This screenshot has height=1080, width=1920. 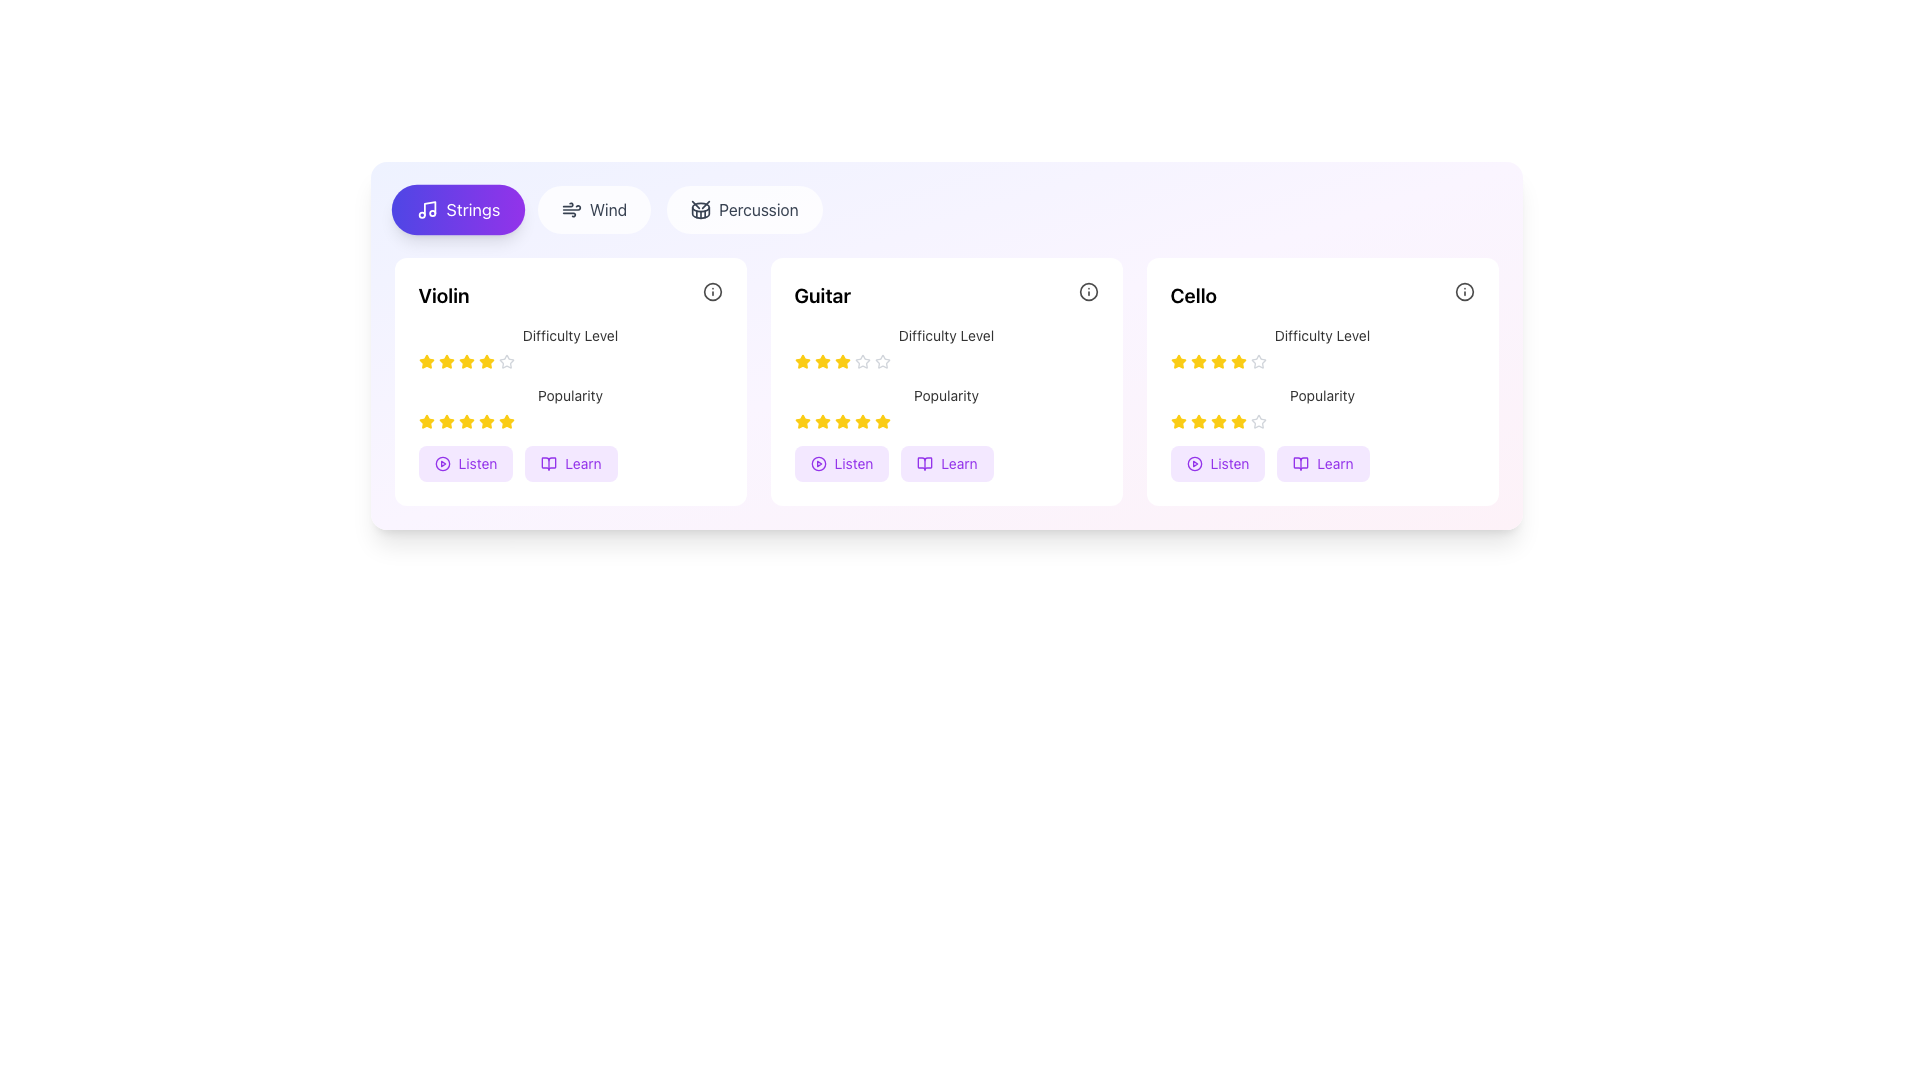 I want to click on the fifth star in the popularity metrics section of the 'Violin' card, which indicates the rating score, so click(x=486, y=420).